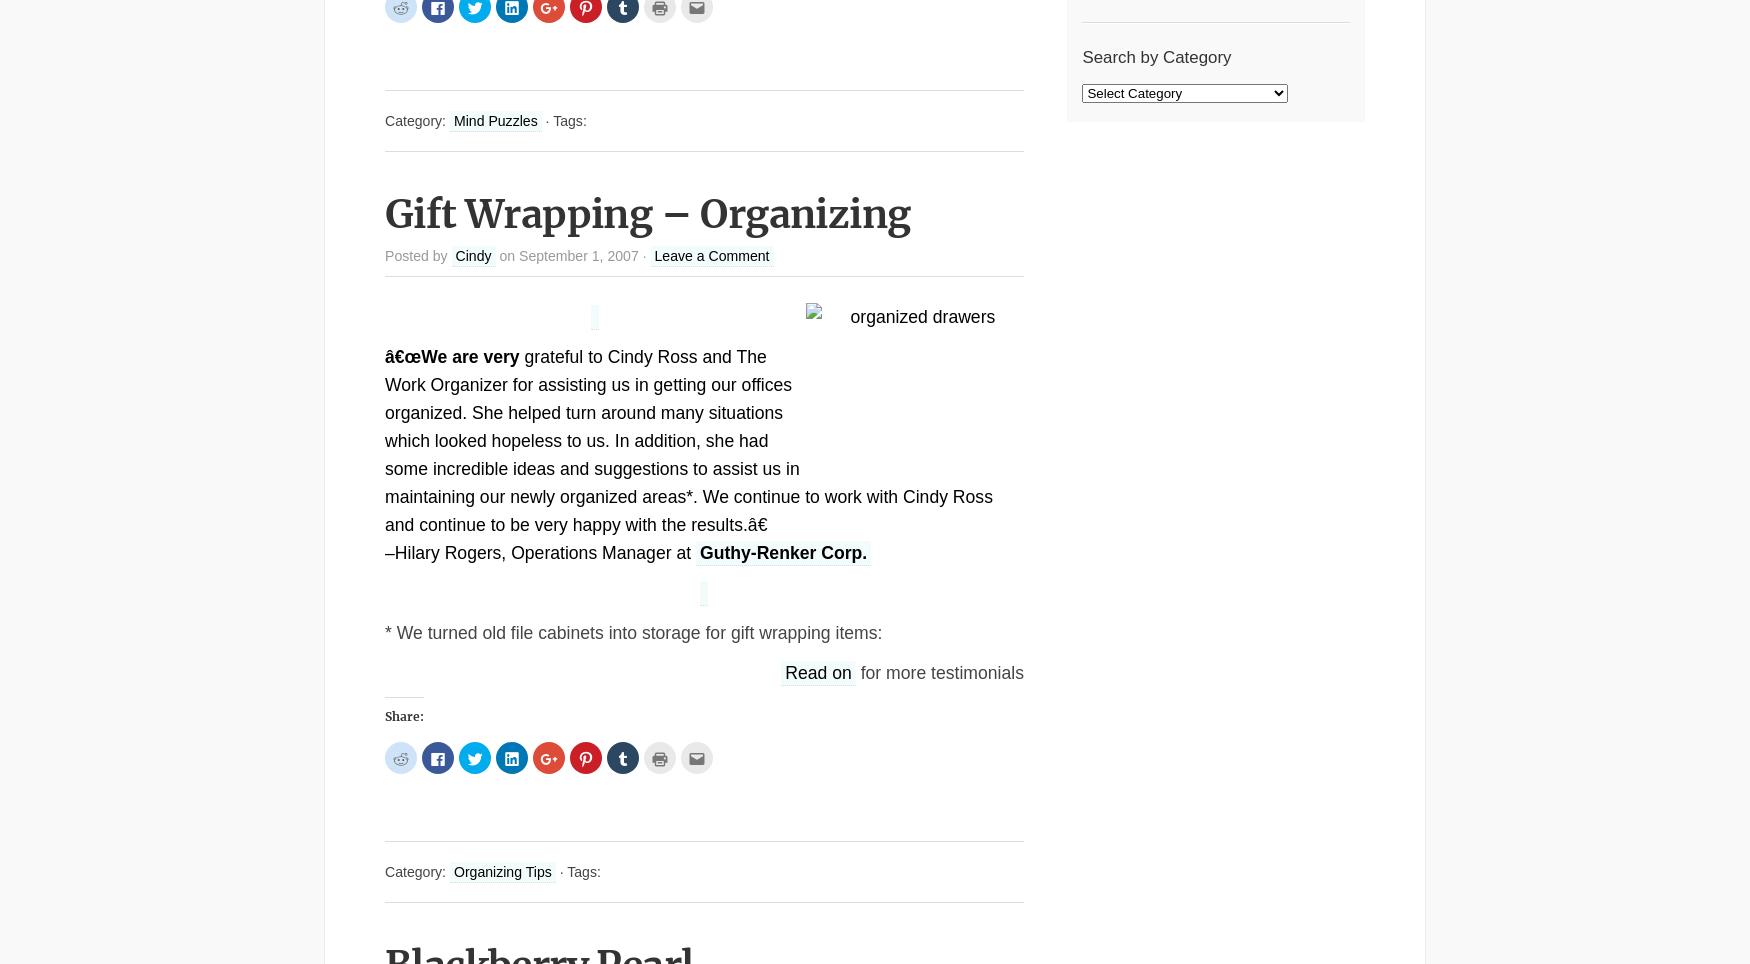 The width and height of the screenshot is (1750, 964). Describe the element at coordinates (781, 553) in the screenshot. I see `'Guthy-Renker Corp.'` at that location.